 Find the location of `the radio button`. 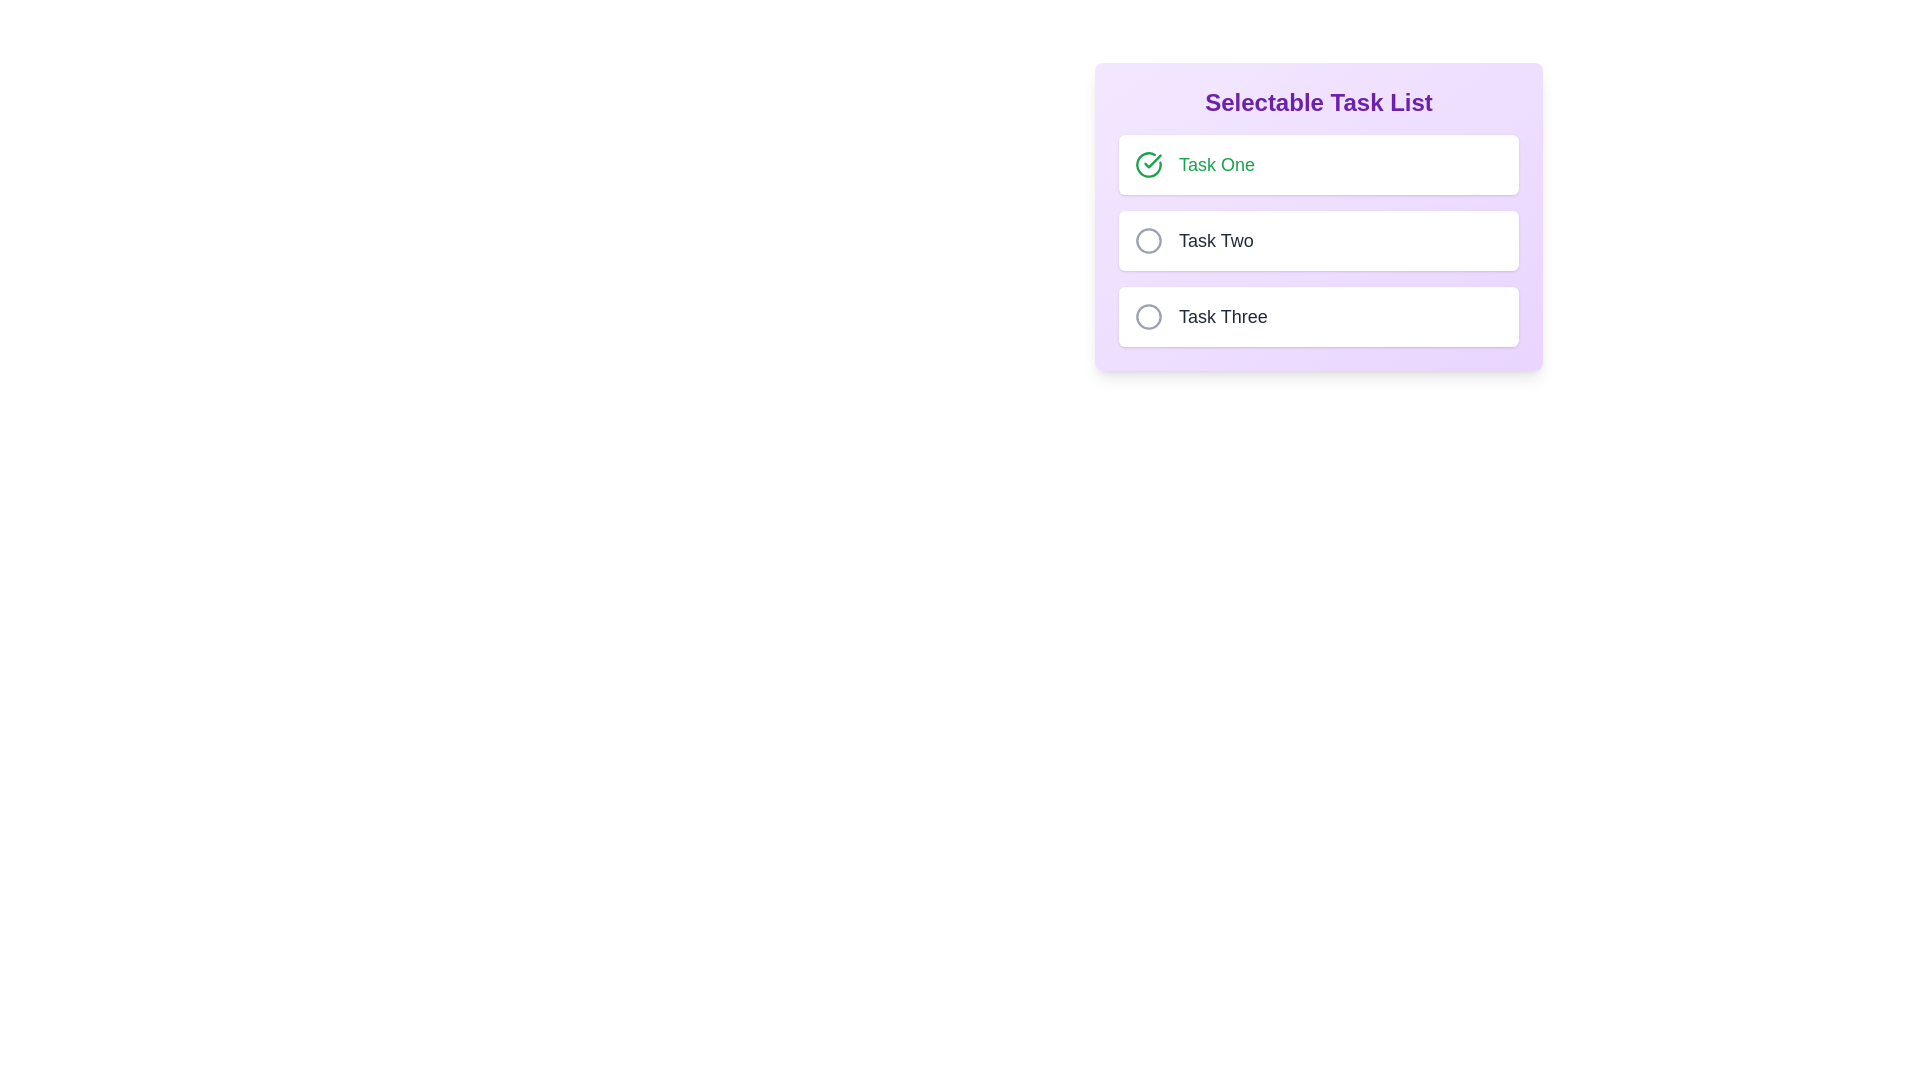

the radio button is located at coordinates (1148, 239).